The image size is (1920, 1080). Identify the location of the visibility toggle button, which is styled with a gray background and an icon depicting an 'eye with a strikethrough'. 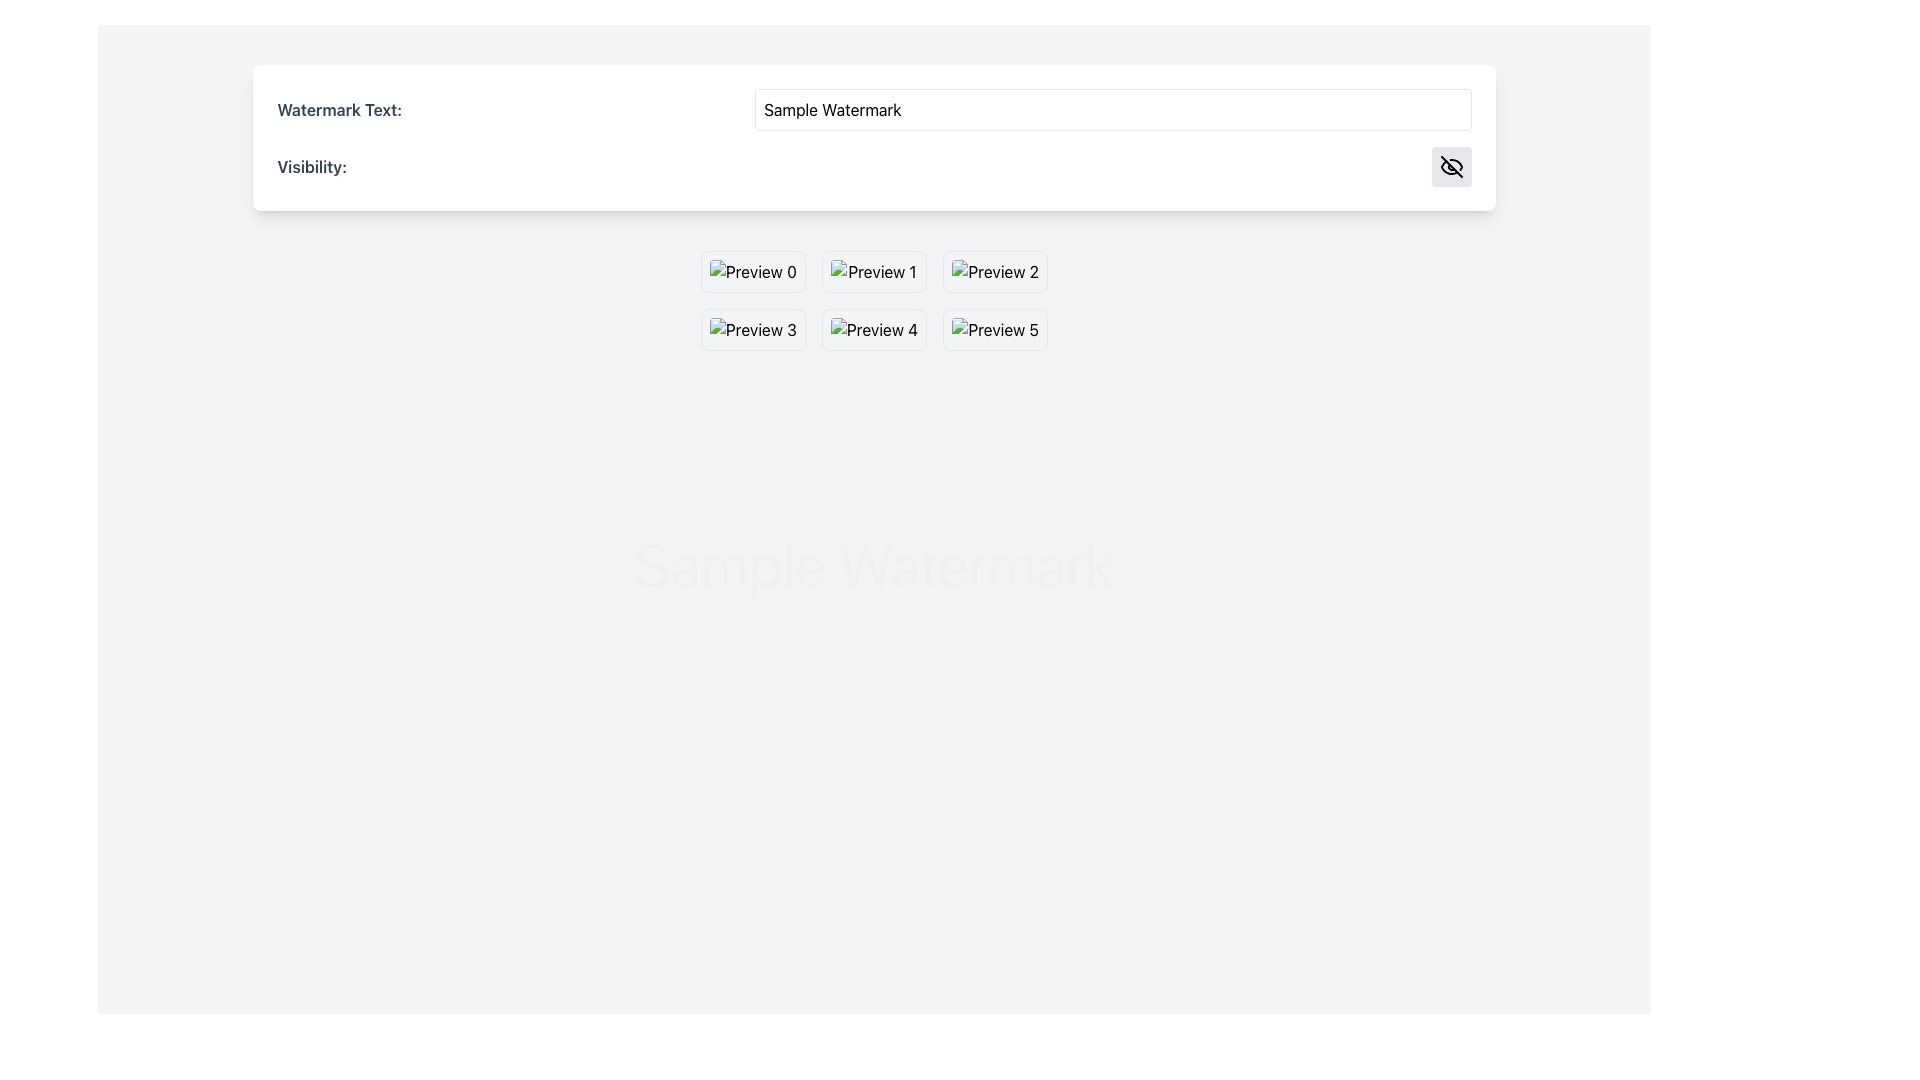
(1451, 165).